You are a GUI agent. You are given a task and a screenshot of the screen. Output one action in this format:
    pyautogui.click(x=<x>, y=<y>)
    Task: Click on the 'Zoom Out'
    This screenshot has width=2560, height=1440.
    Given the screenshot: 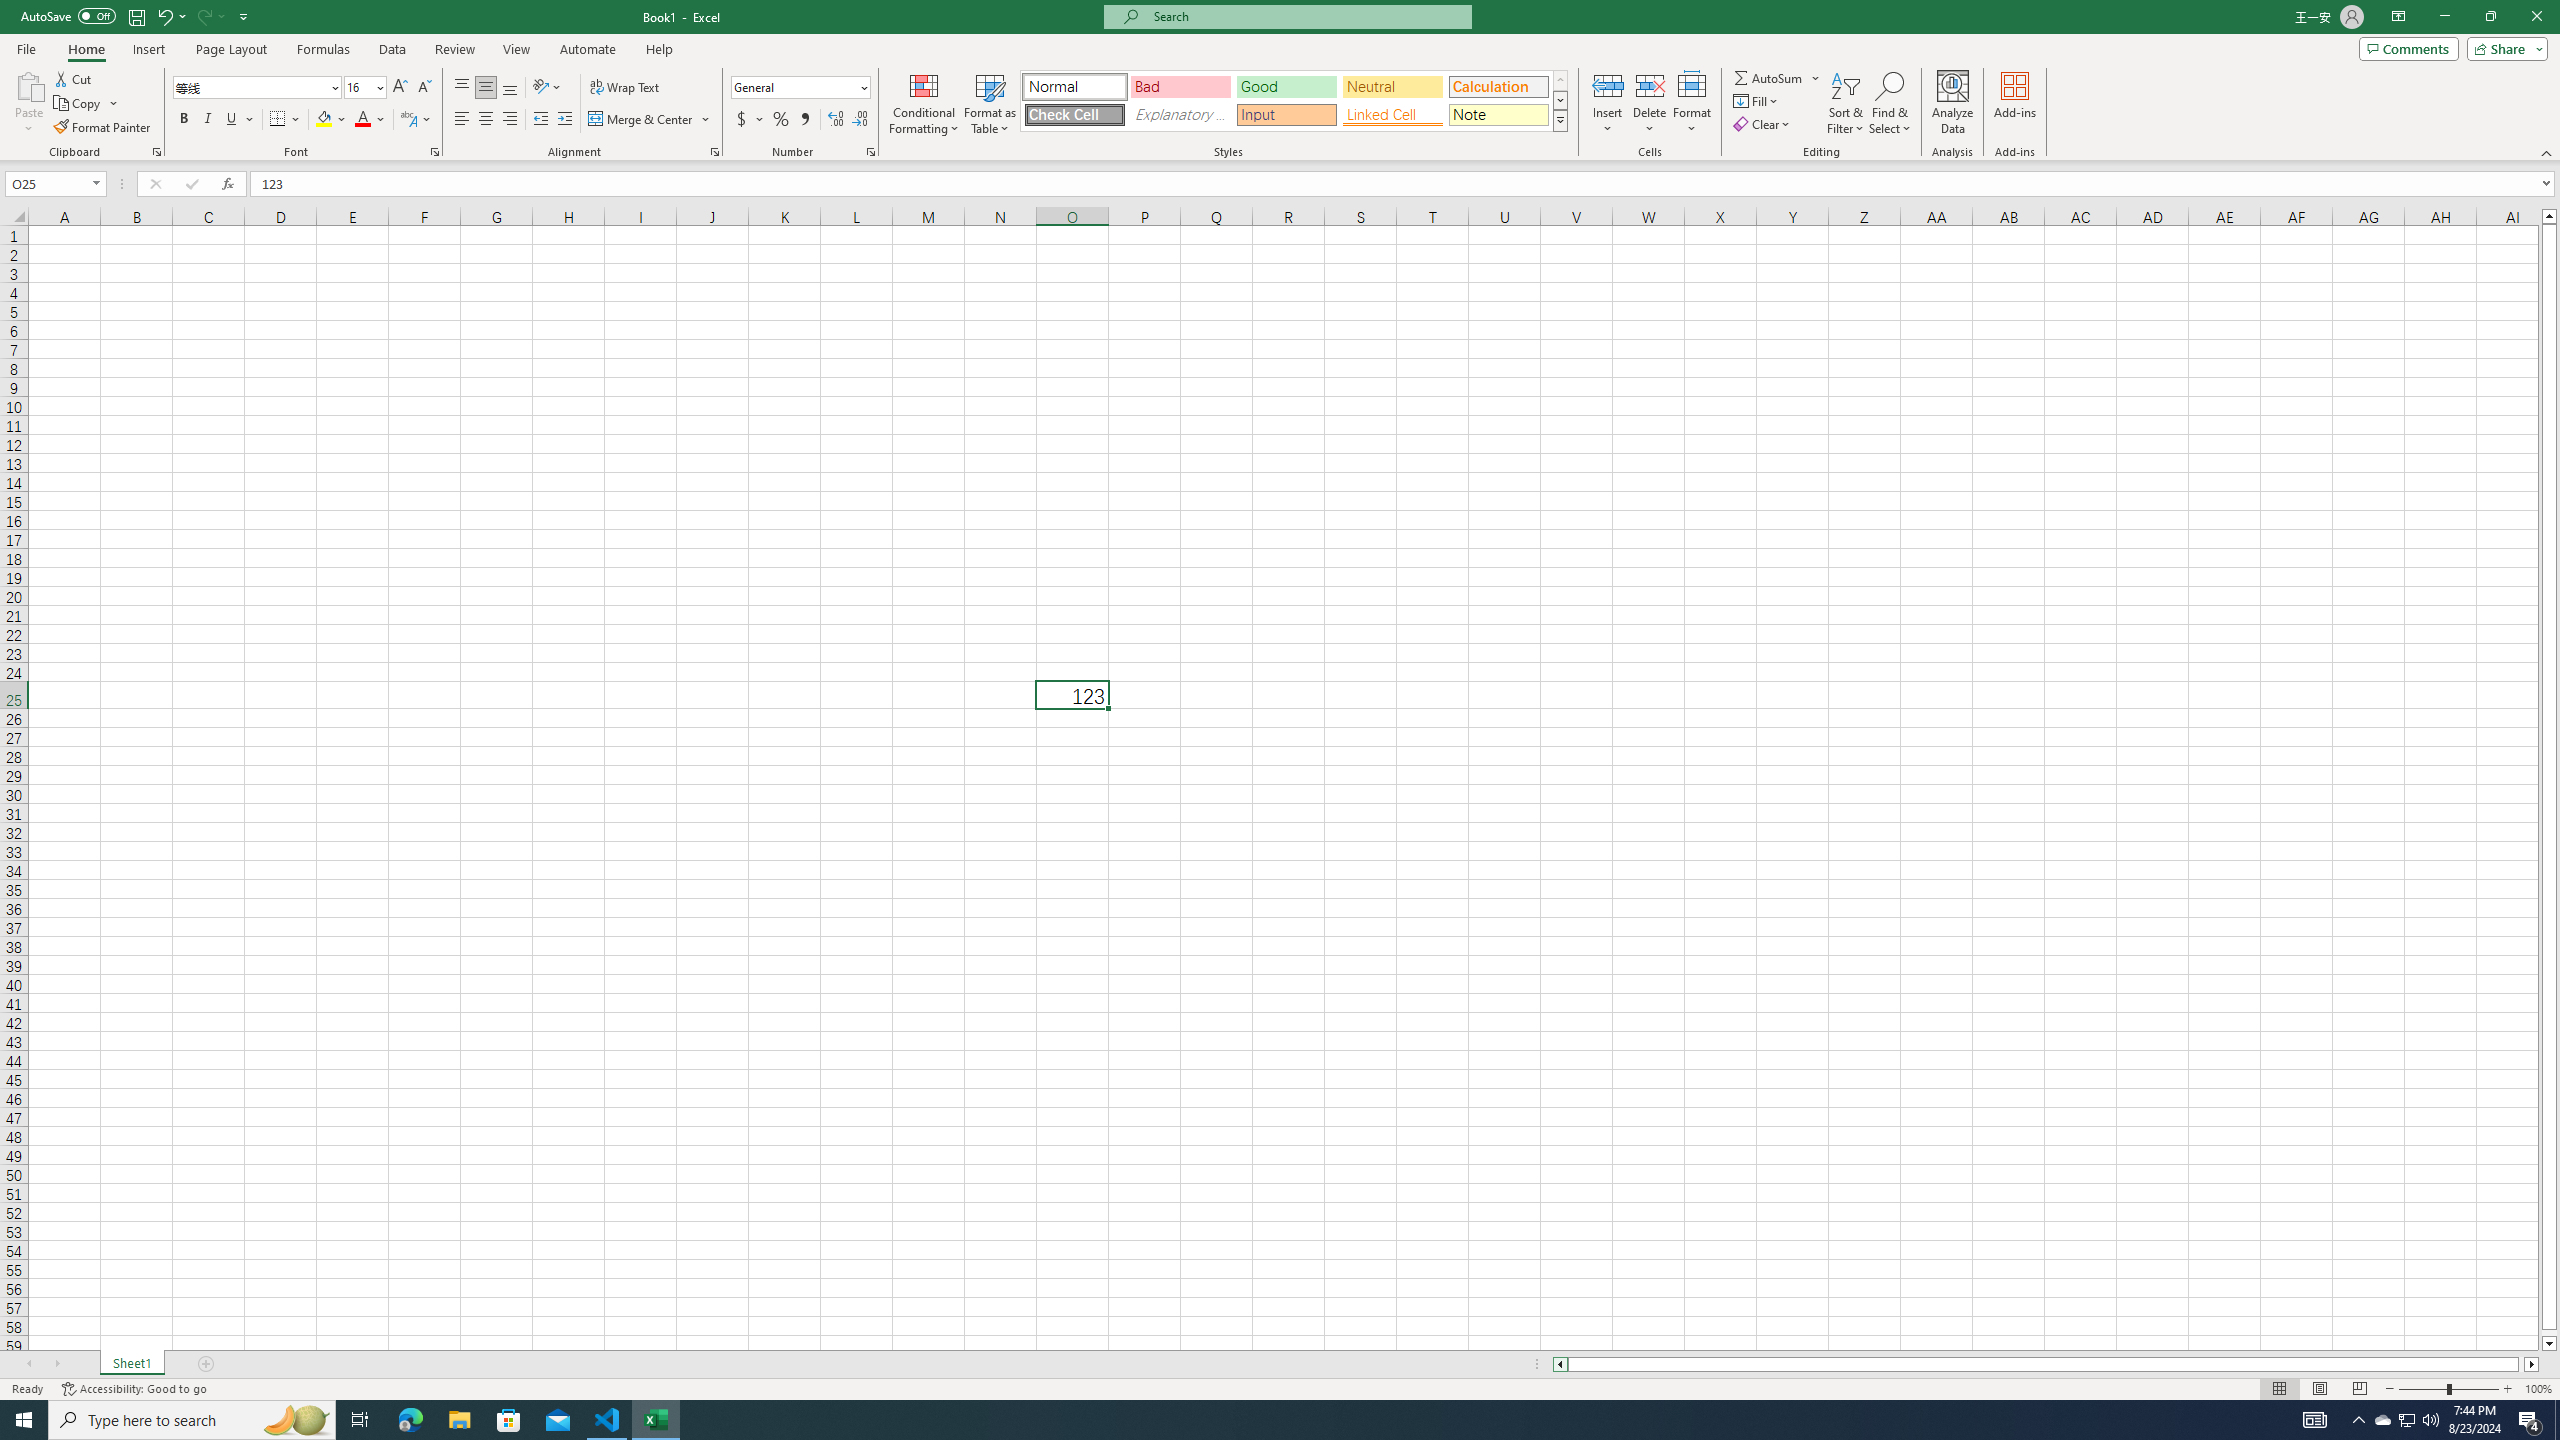 What is the action you would take?
    pyautogui.click(x=2422, y=1389)
    